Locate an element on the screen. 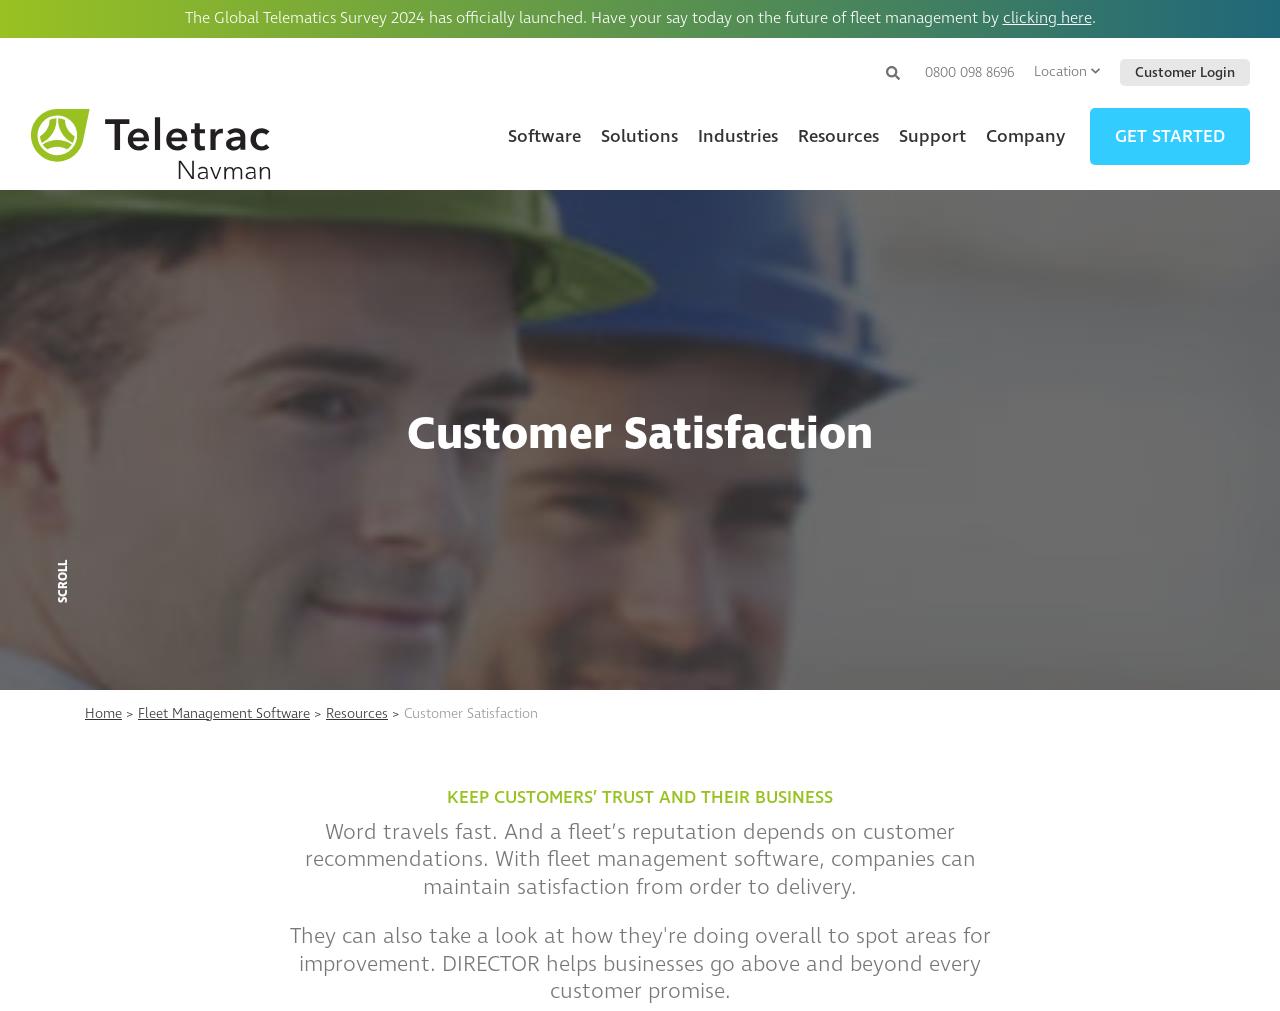 The image size is (1280, 1011). 'Customer Login' is located at coordinates (1134, 70).